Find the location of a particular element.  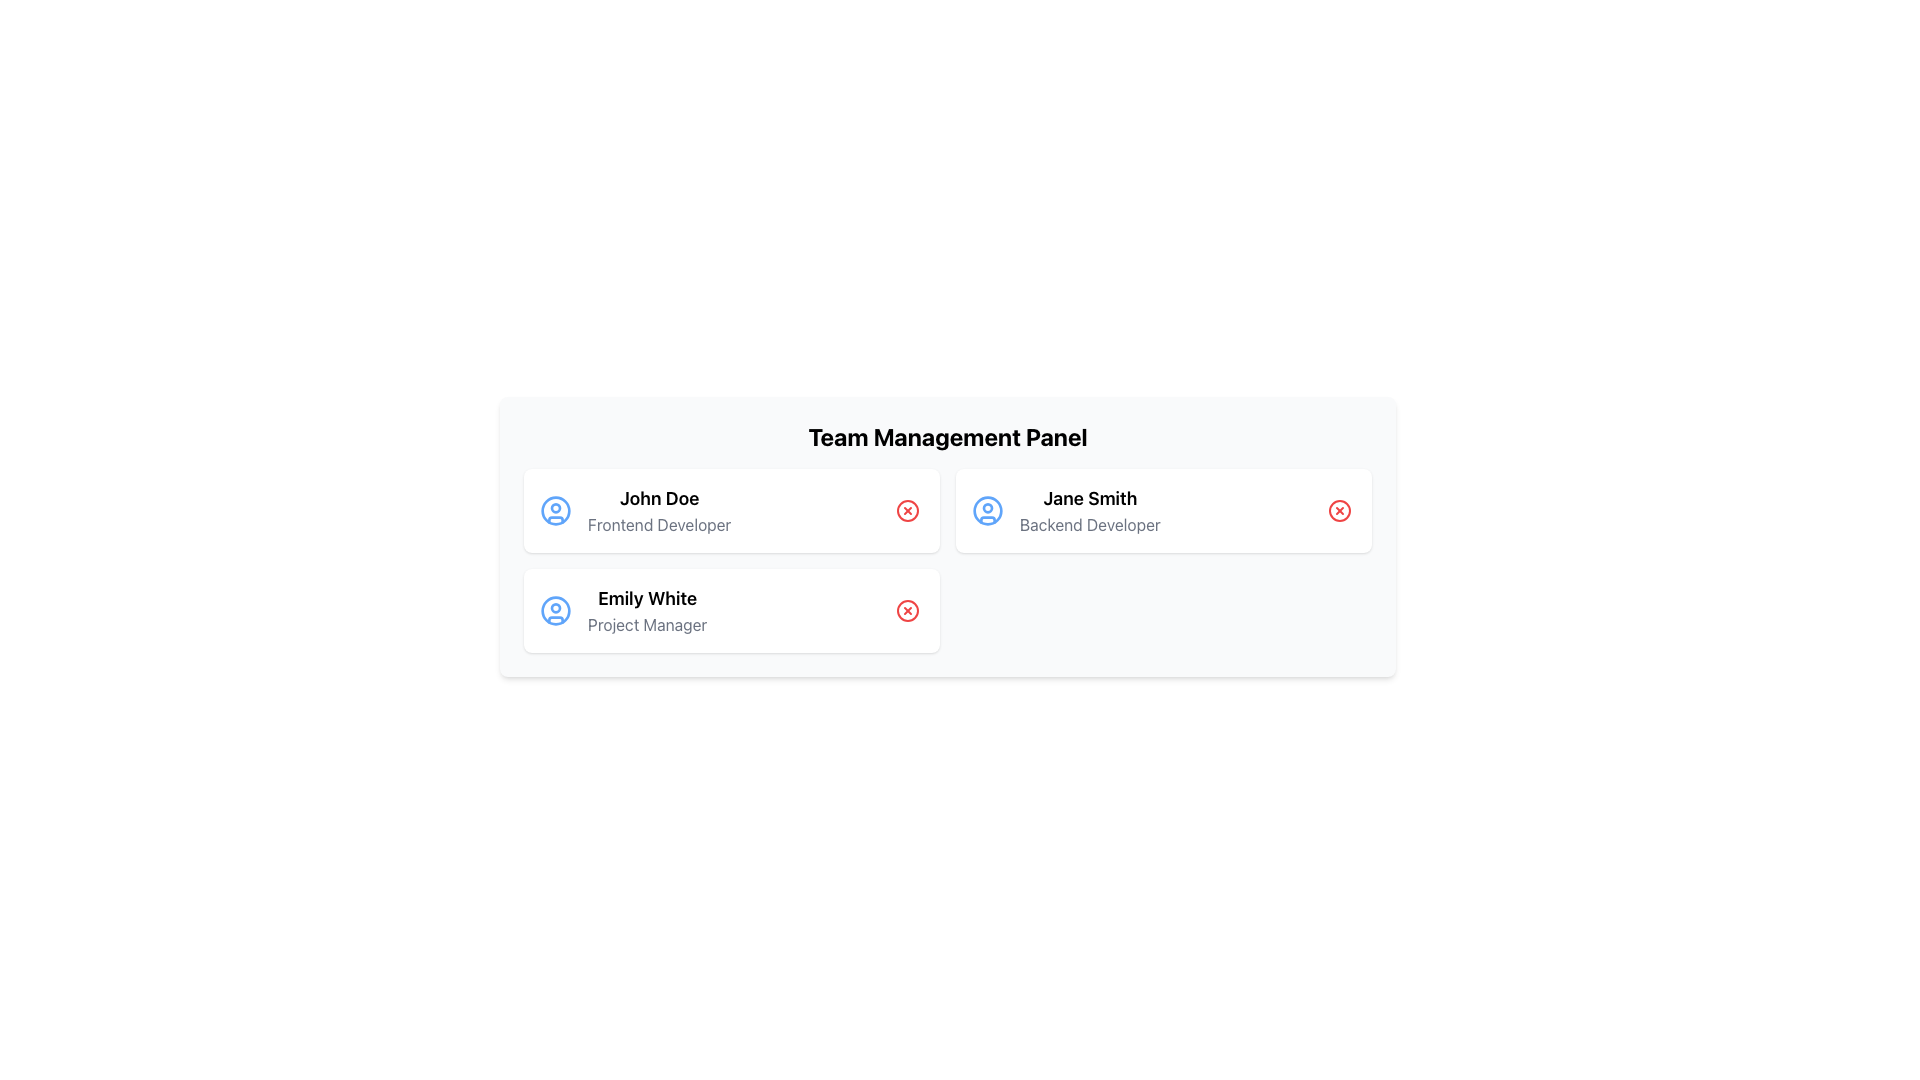

the circular user profile icon with a blue outline and inner figure located in the upper-right card under the 'Team Management Panel', next to the text 'Jane Smith' and 'Backend Developer' is located at coordinates (988, 509).